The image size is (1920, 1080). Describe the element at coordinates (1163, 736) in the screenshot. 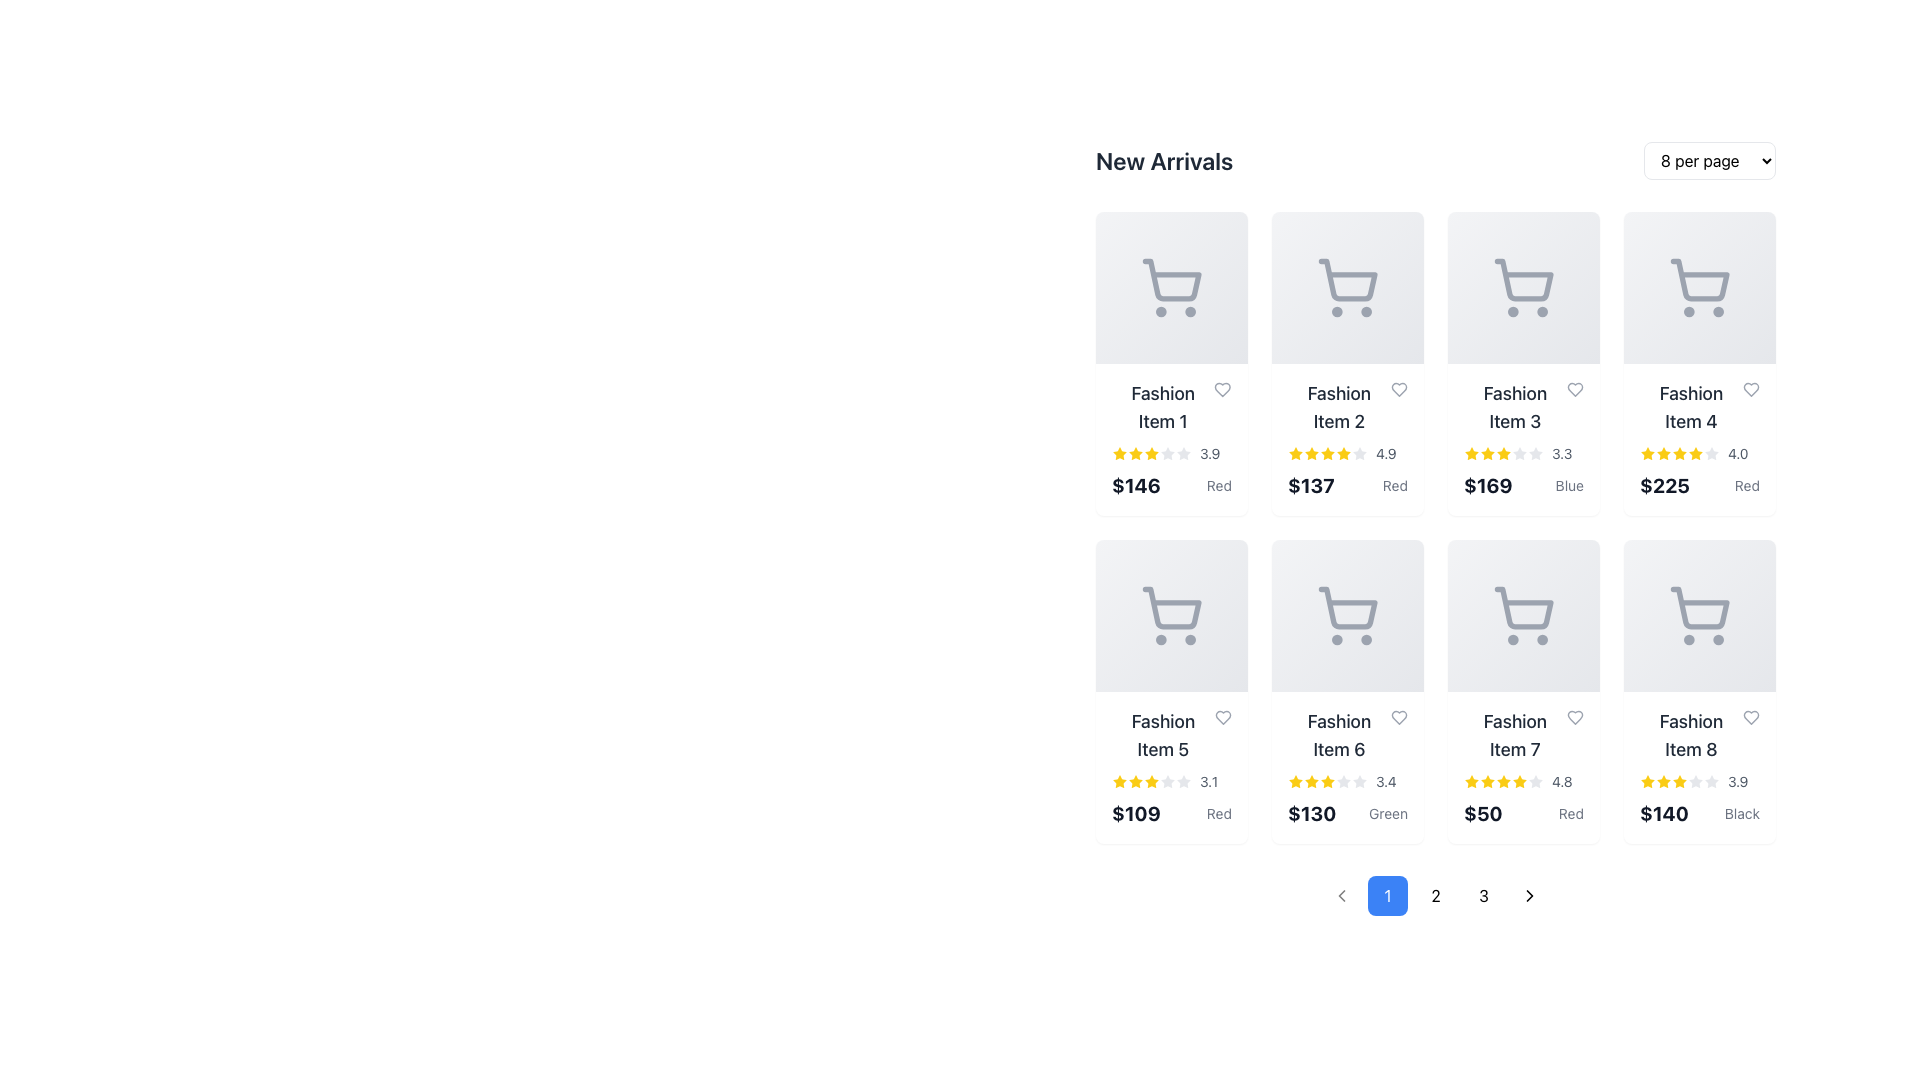

I see `text label that serves as the title or name of the product located in the second row, first column of the grid layout under the 'New Arrivals' section` at that location.